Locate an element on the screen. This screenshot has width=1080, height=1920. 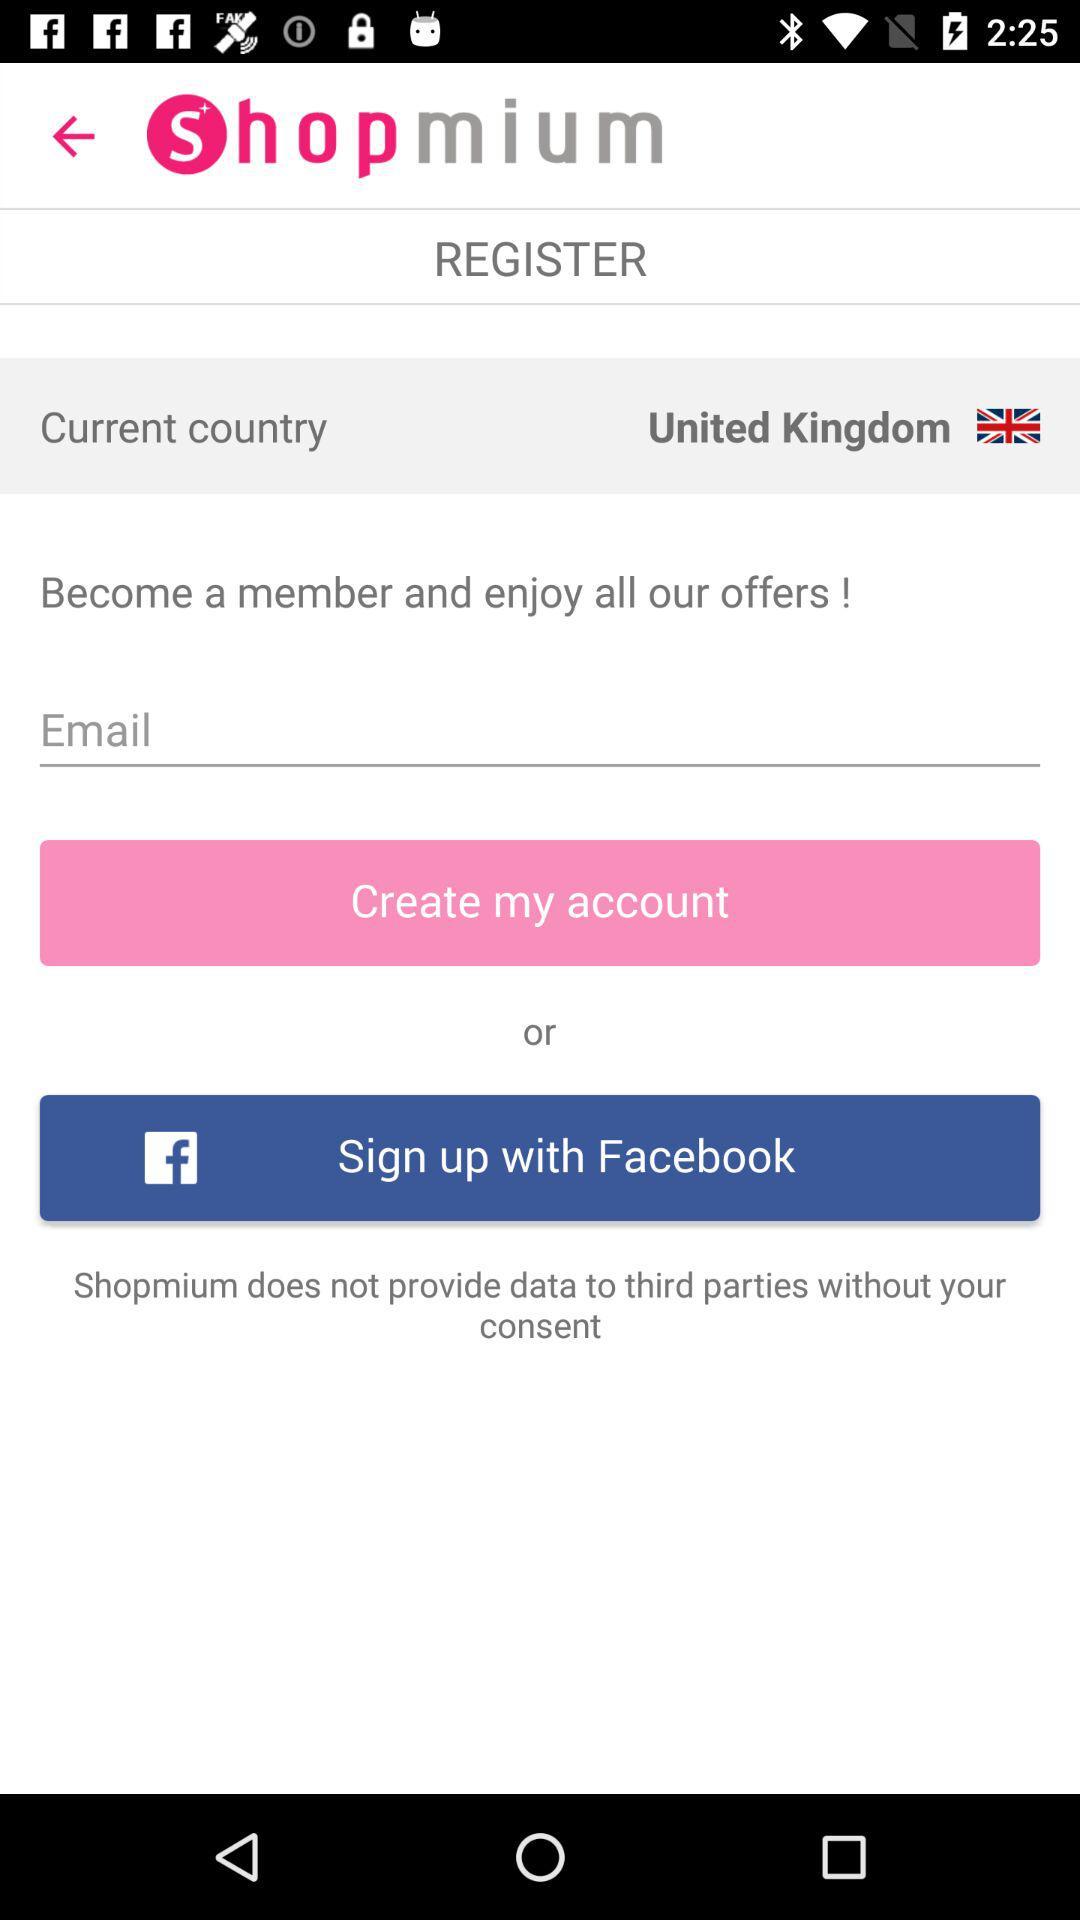
the create my account item is located at coordinates (540, 901).